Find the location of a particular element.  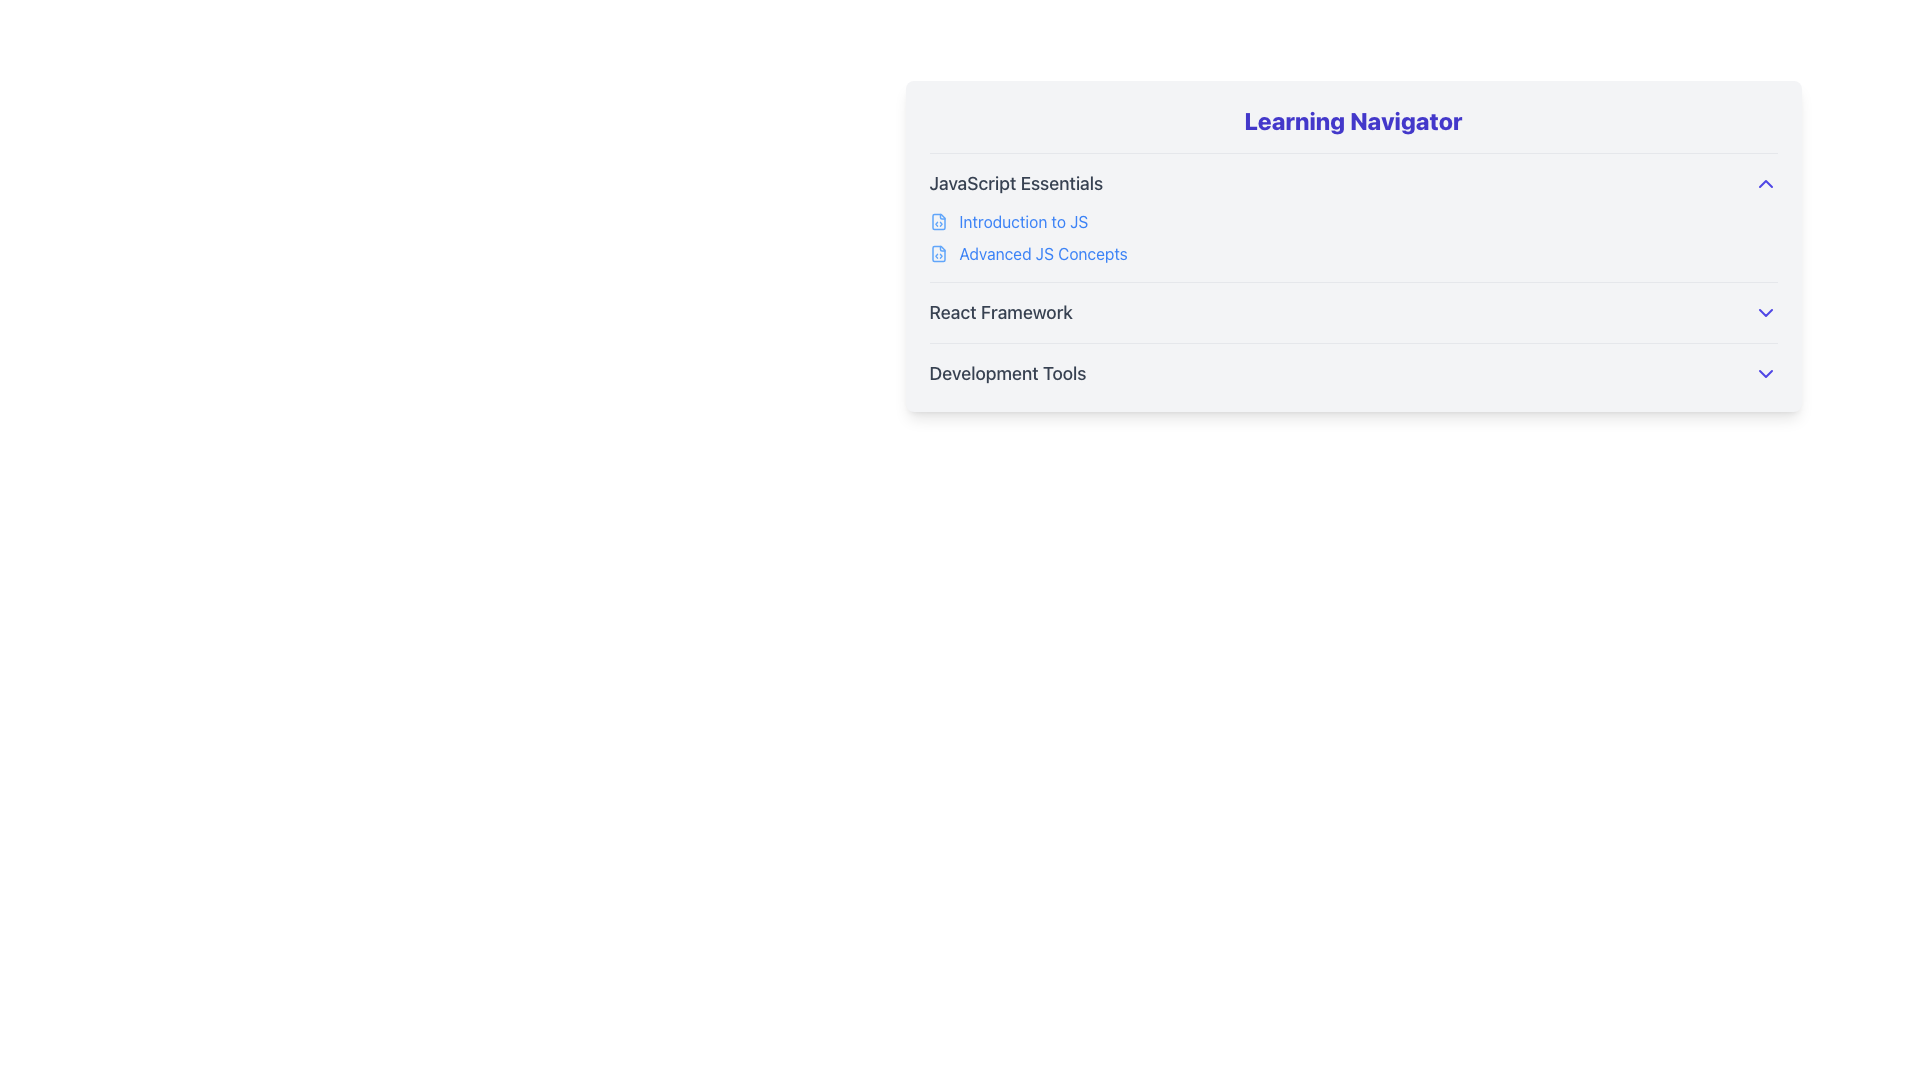

the 'Development Tools' text label in the 'Learning Navigator' section of the navigation menu is located at coordinates (1008, 374).